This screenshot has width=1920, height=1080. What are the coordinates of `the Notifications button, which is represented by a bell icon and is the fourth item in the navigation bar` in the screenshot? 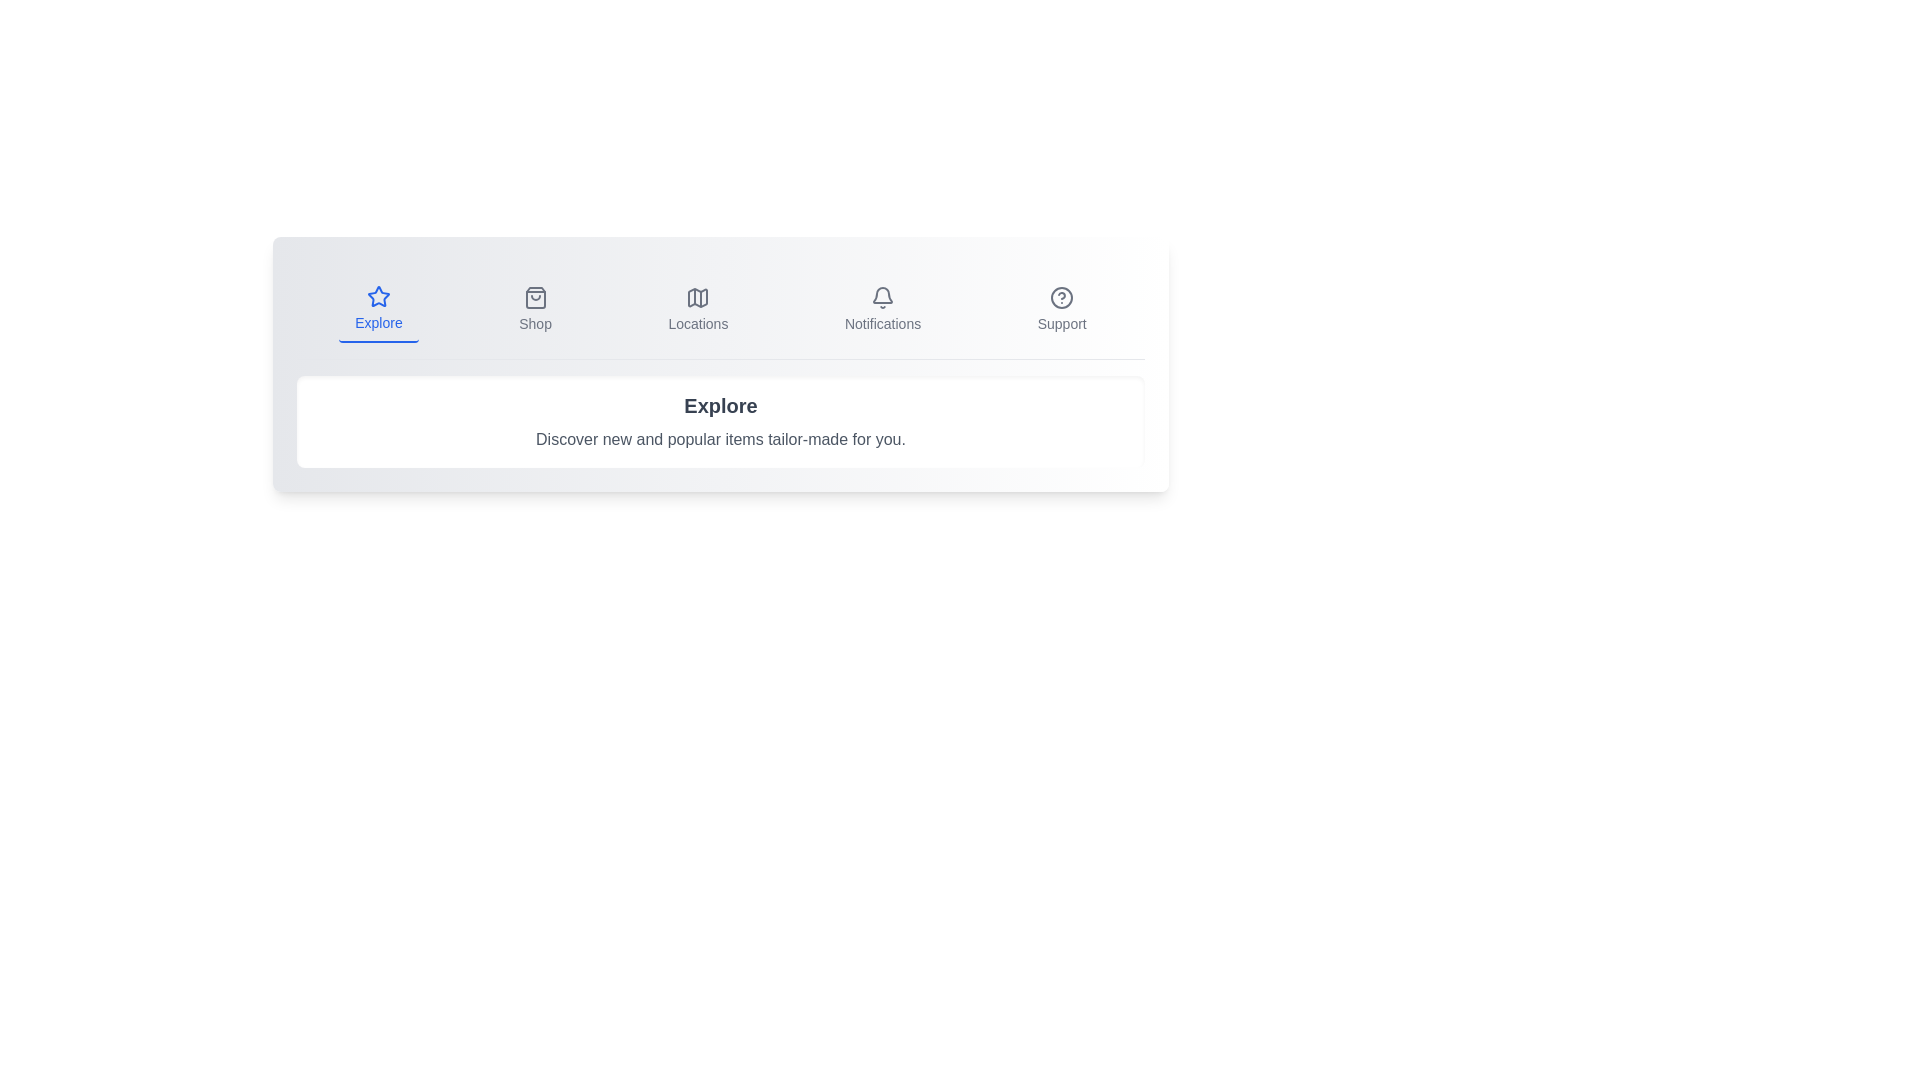 It's located at (882, 309).